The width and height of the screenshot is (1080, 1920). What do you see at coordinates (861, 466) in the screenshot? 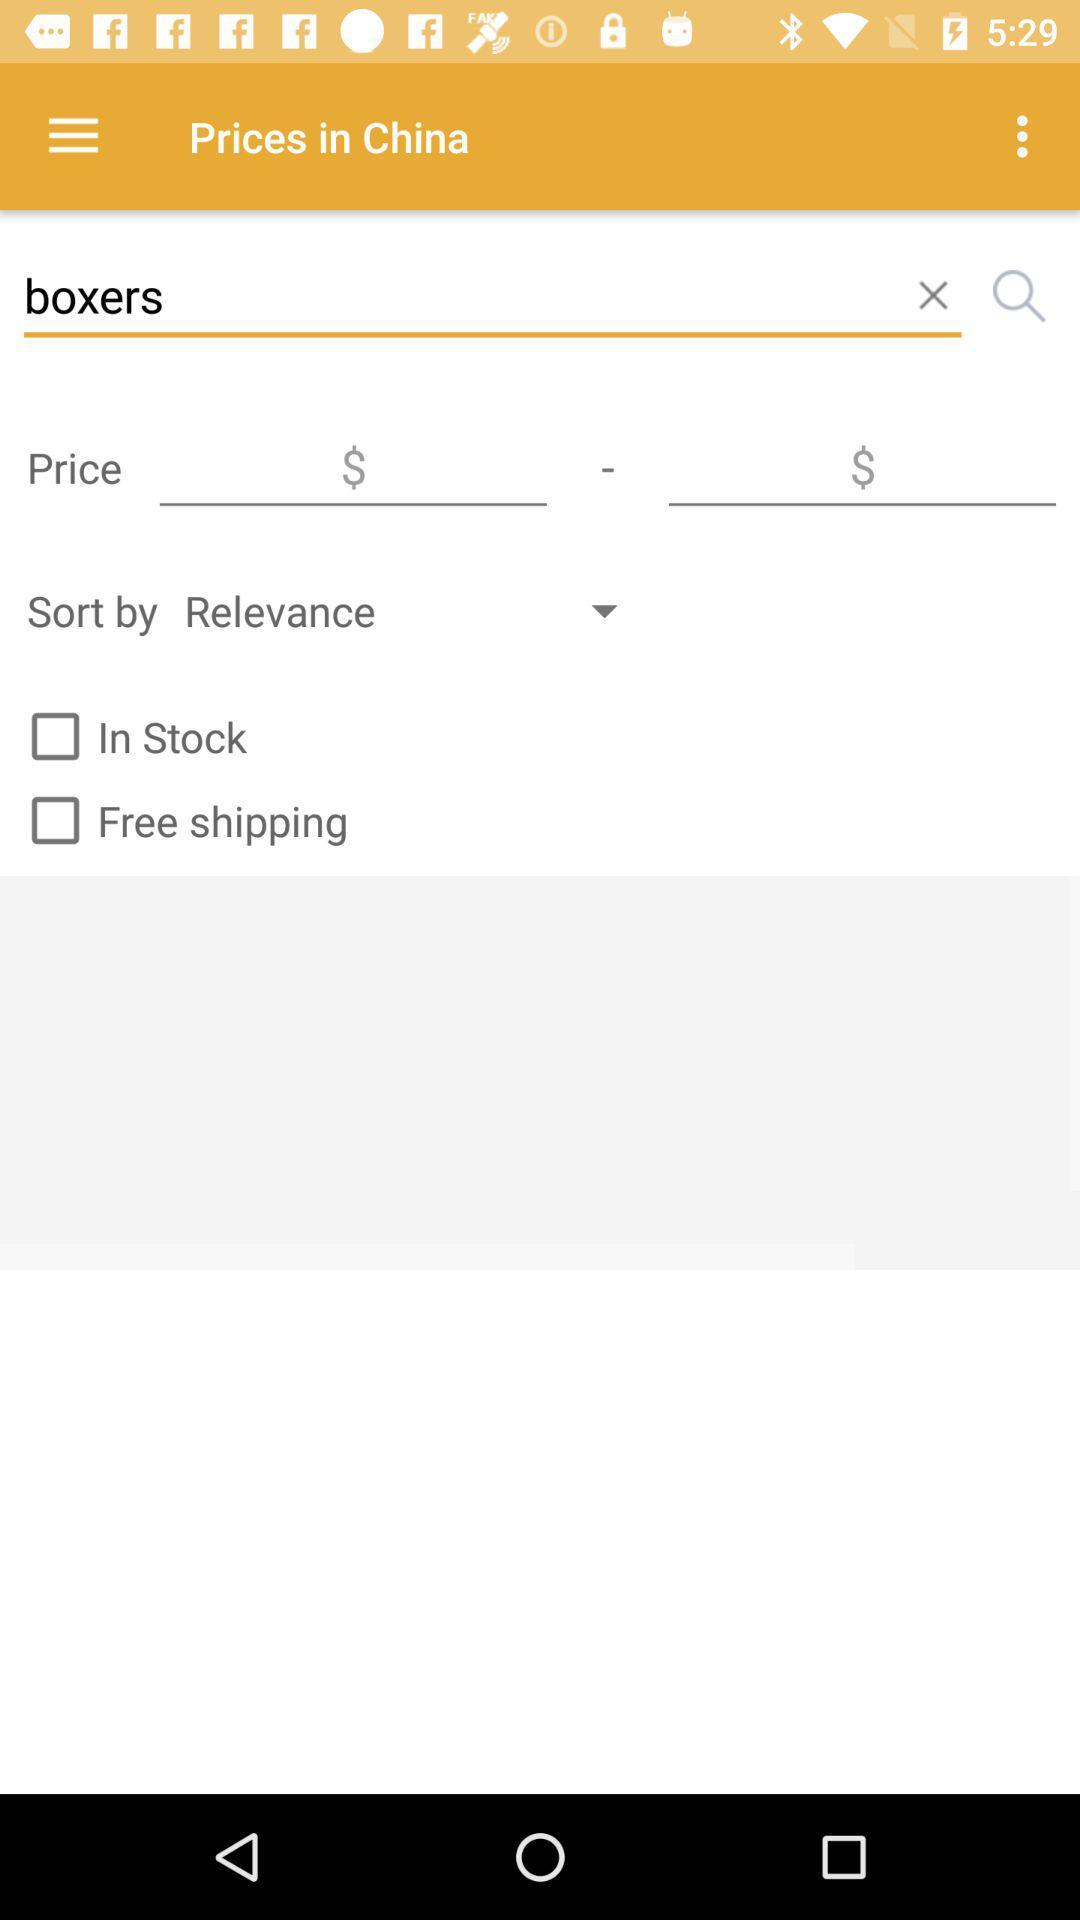
I see `activate price textbox` at bounding box center [861, 466].